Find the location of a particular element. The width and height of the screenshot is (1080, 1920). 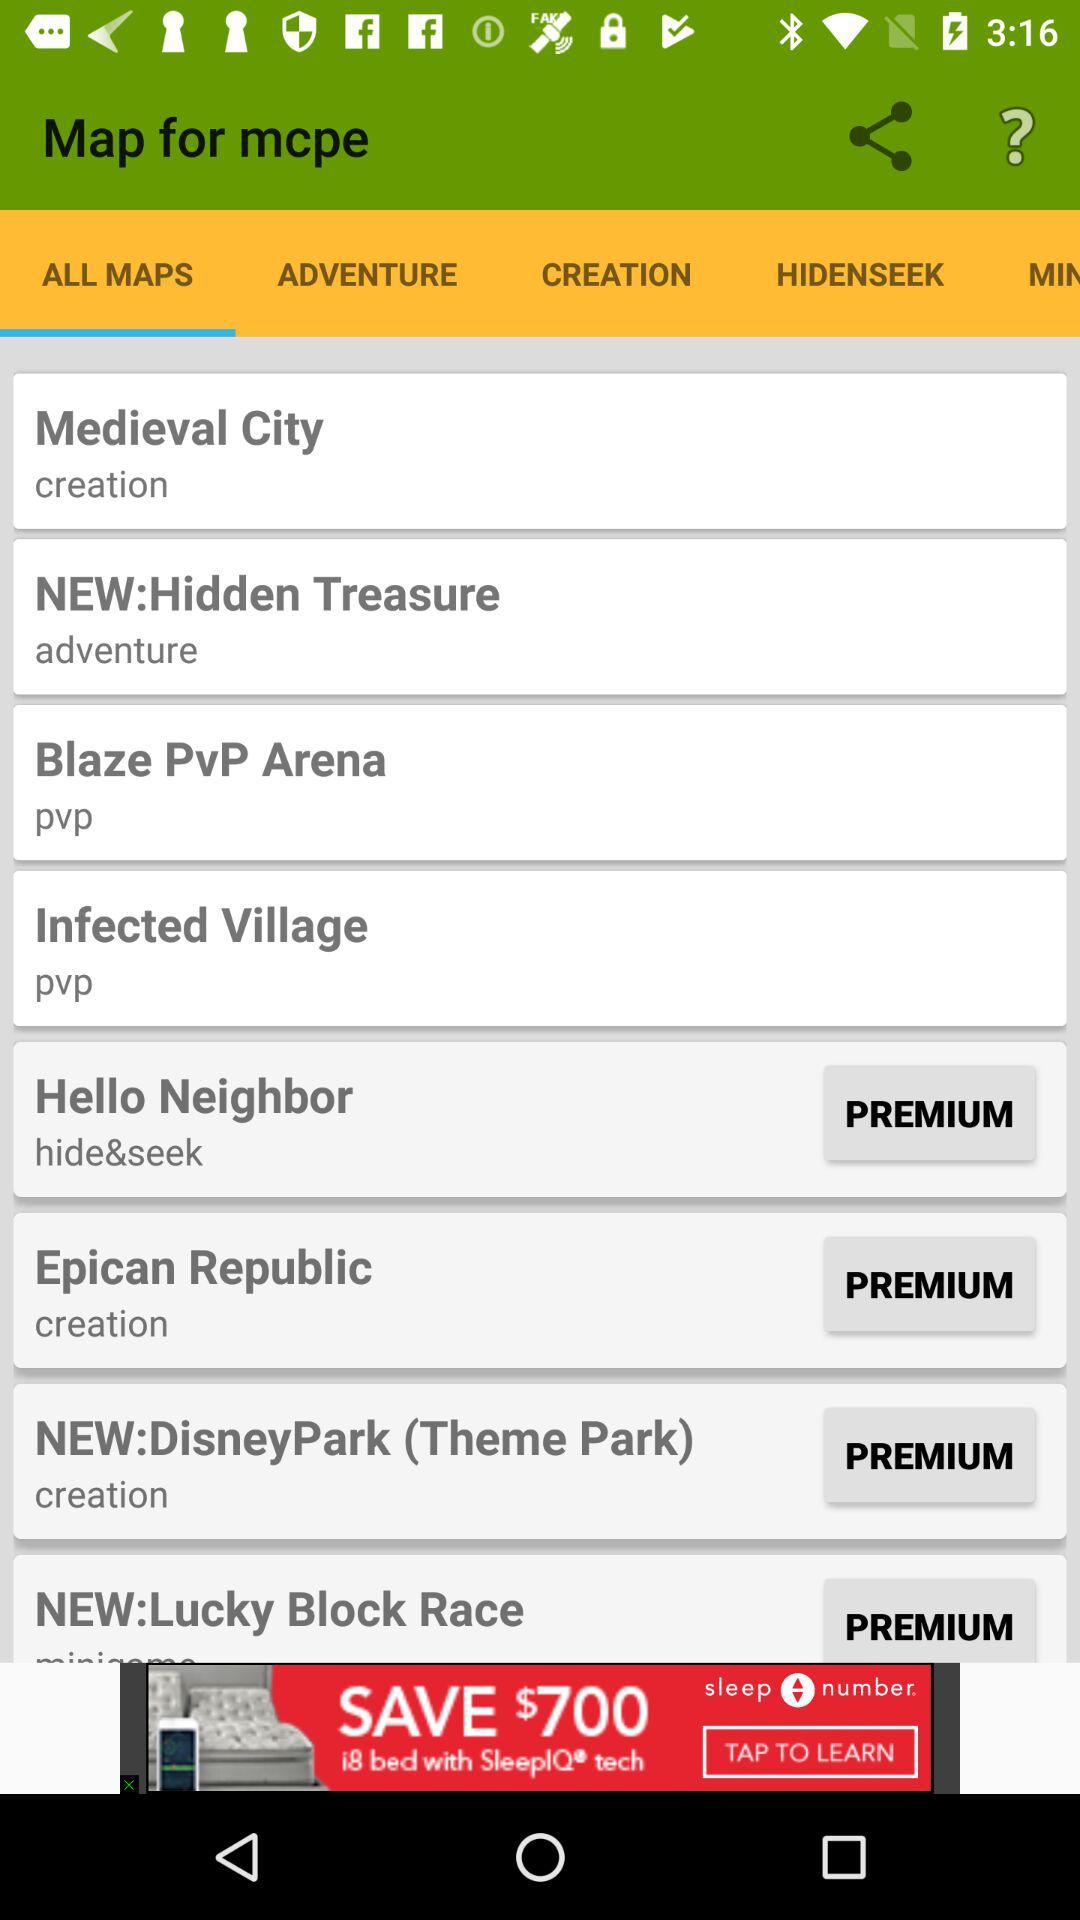

hello neighbor is located at coordinates (423, 1093).